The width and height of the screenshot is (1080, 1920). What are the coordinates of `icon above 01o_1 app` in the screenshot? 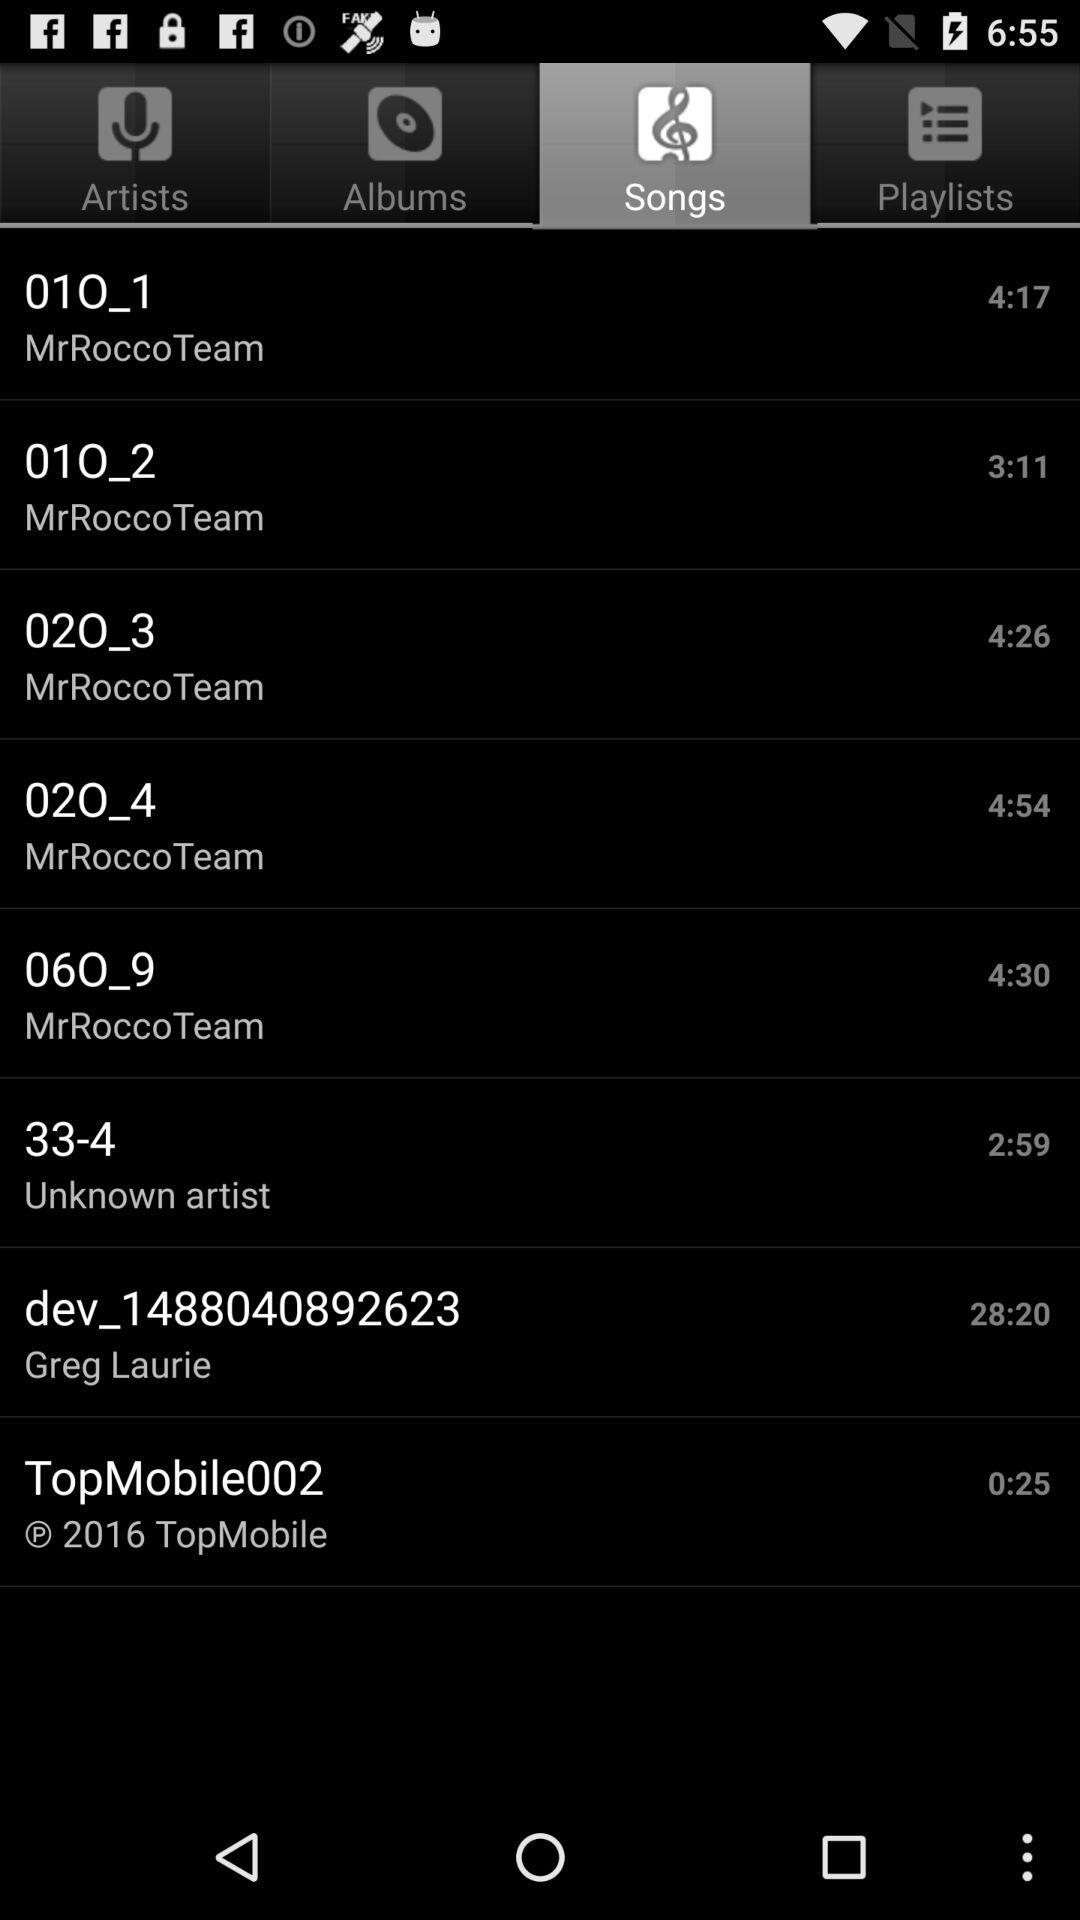 It's located at (405, 146).